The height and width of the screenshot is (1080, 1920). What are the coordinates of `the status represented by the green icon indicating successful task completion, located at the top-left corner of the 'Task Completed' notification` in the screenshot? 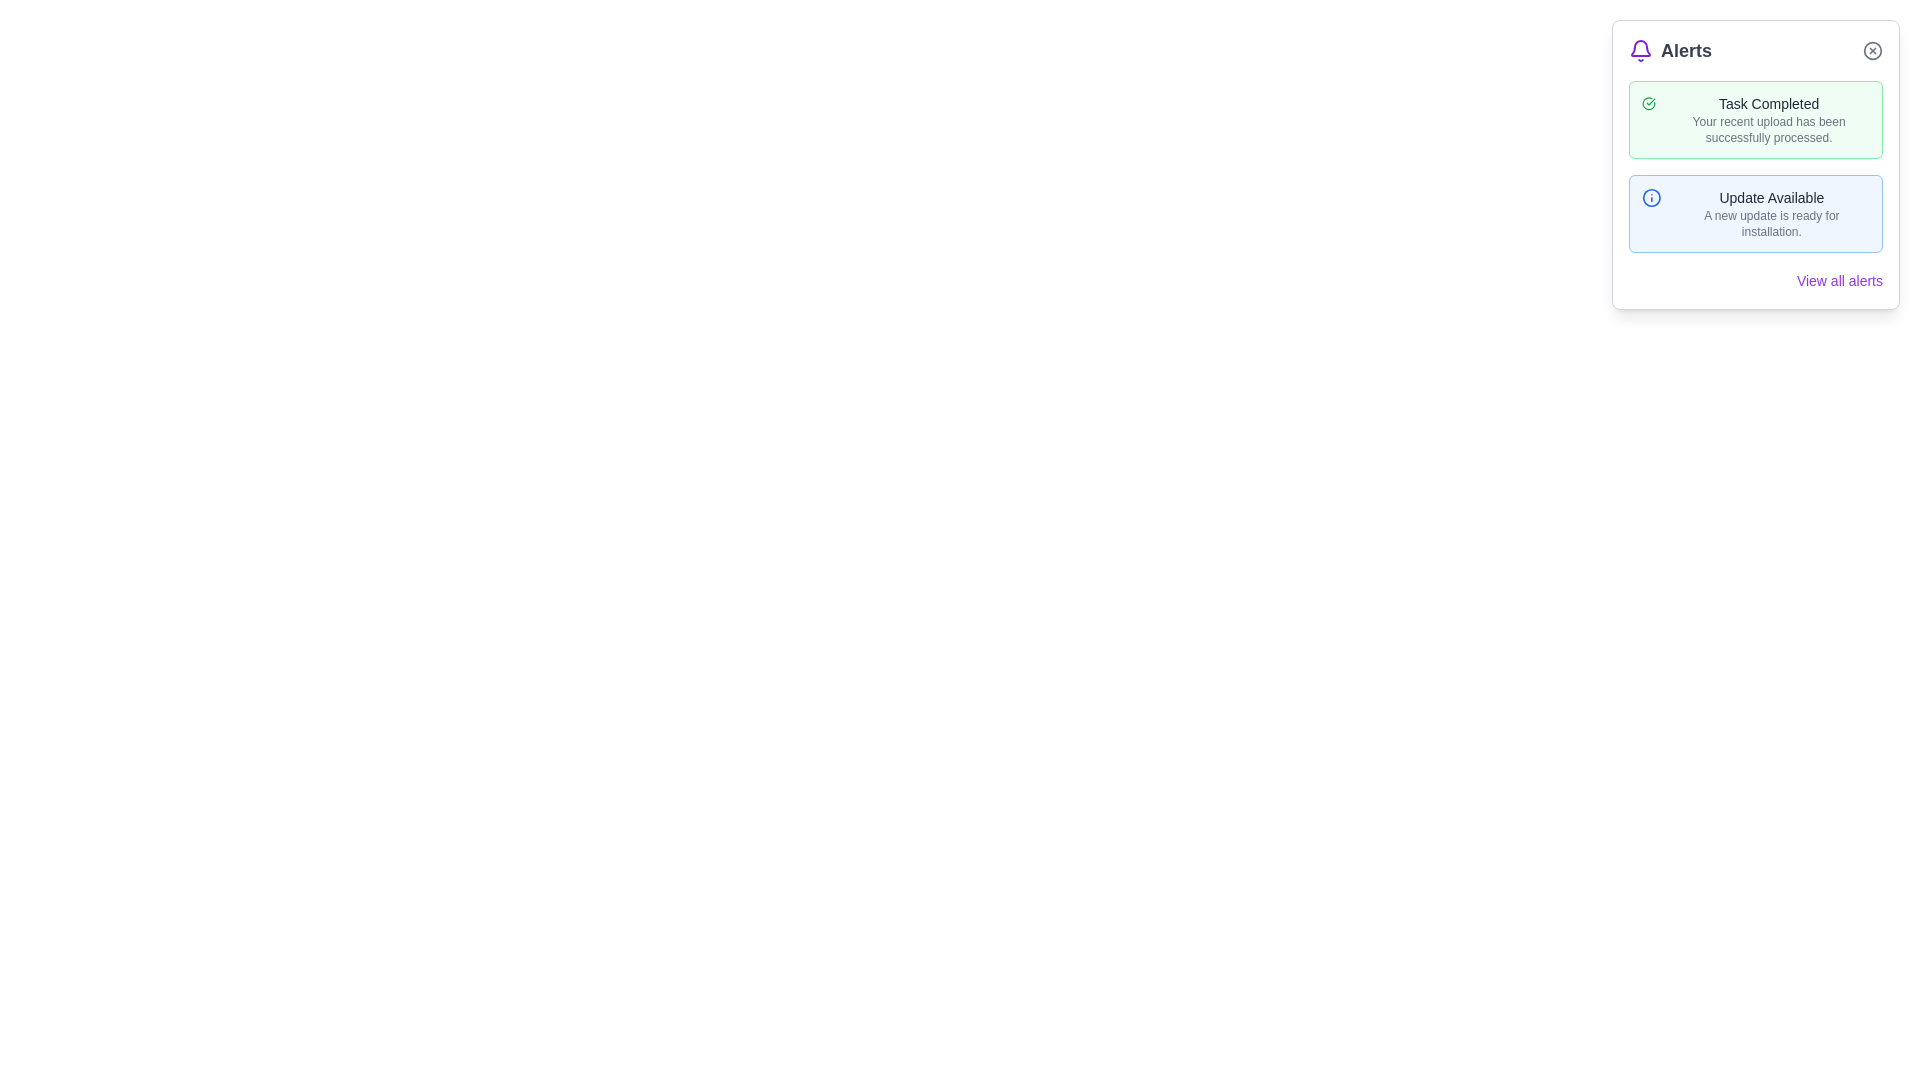 It's located at (1649, 104).